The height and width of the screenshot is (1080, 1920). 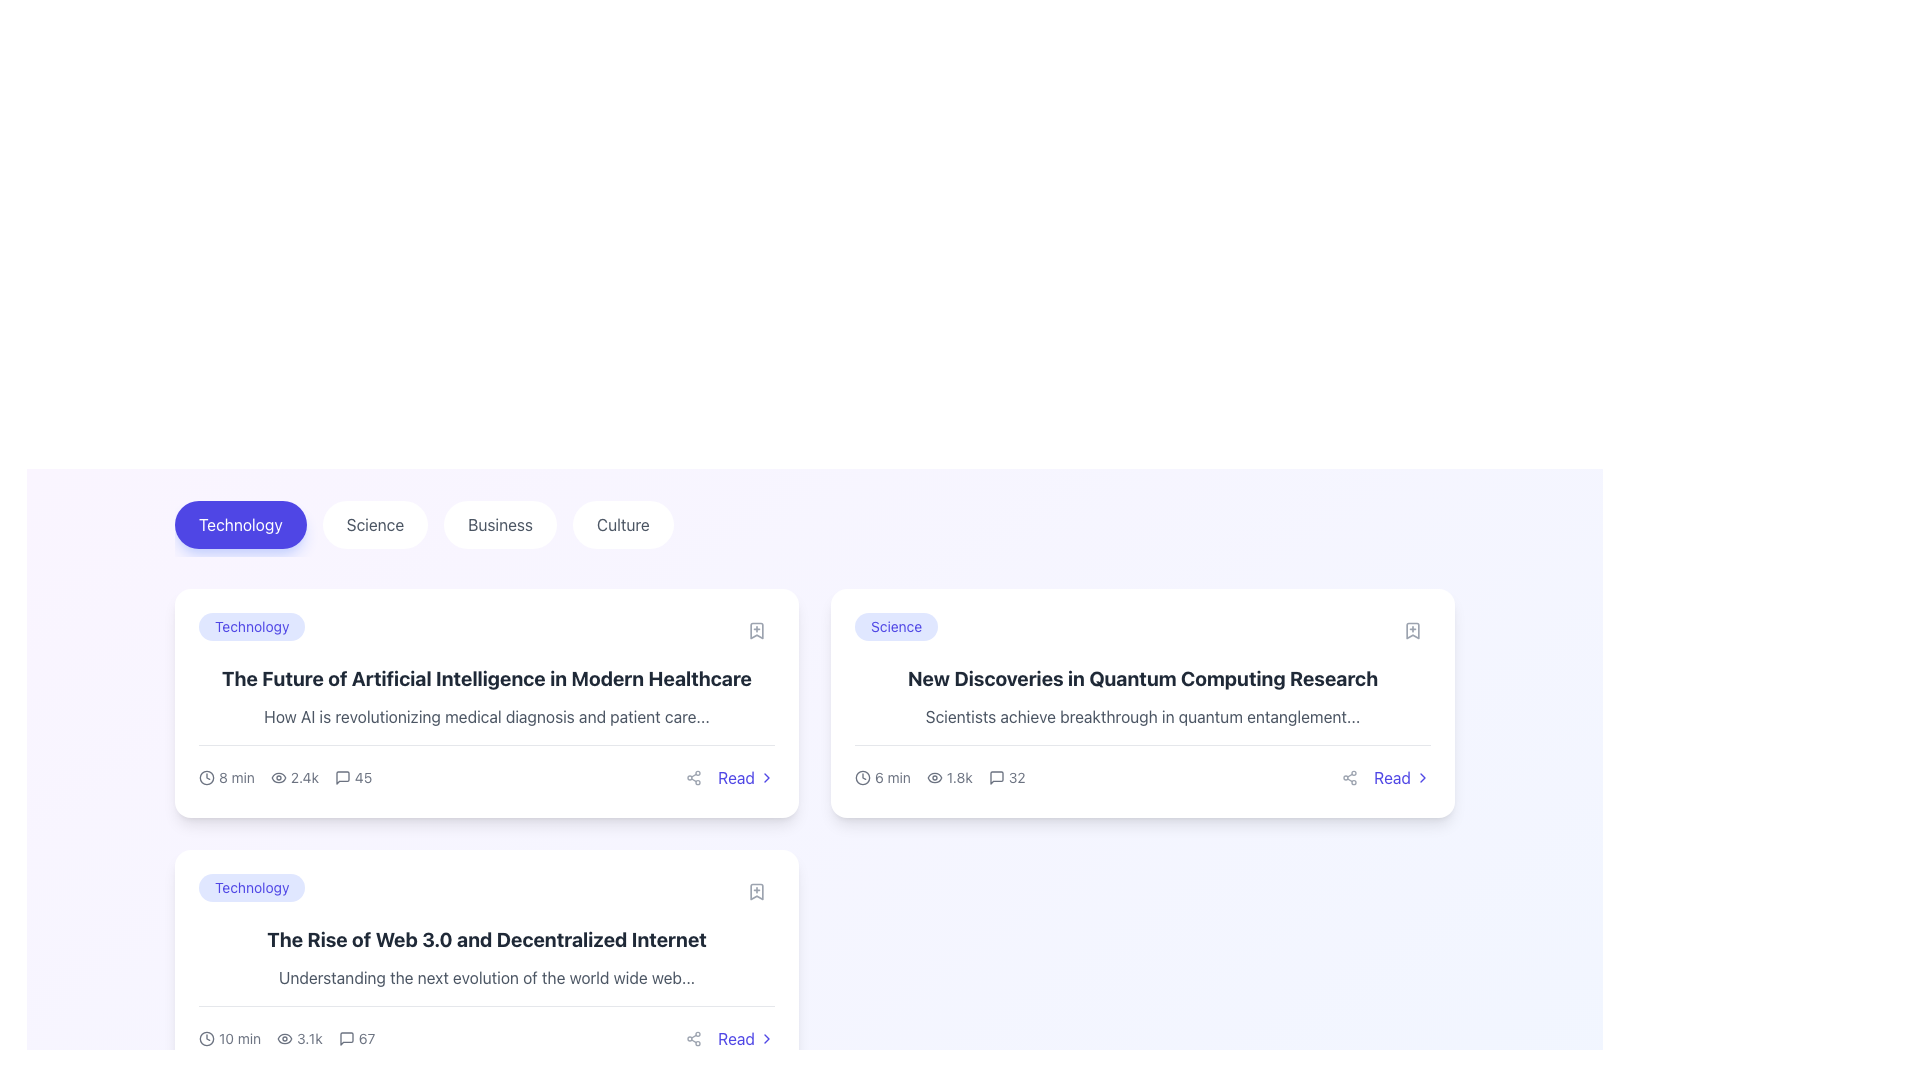 I want to click on the bookmark icon button located at the top-right corner of the first card in the 'Technology' section to bookmark the article titled 'The Future of Artificial Intelligence in Modern Healthcare.', so click(x=756, y=631).